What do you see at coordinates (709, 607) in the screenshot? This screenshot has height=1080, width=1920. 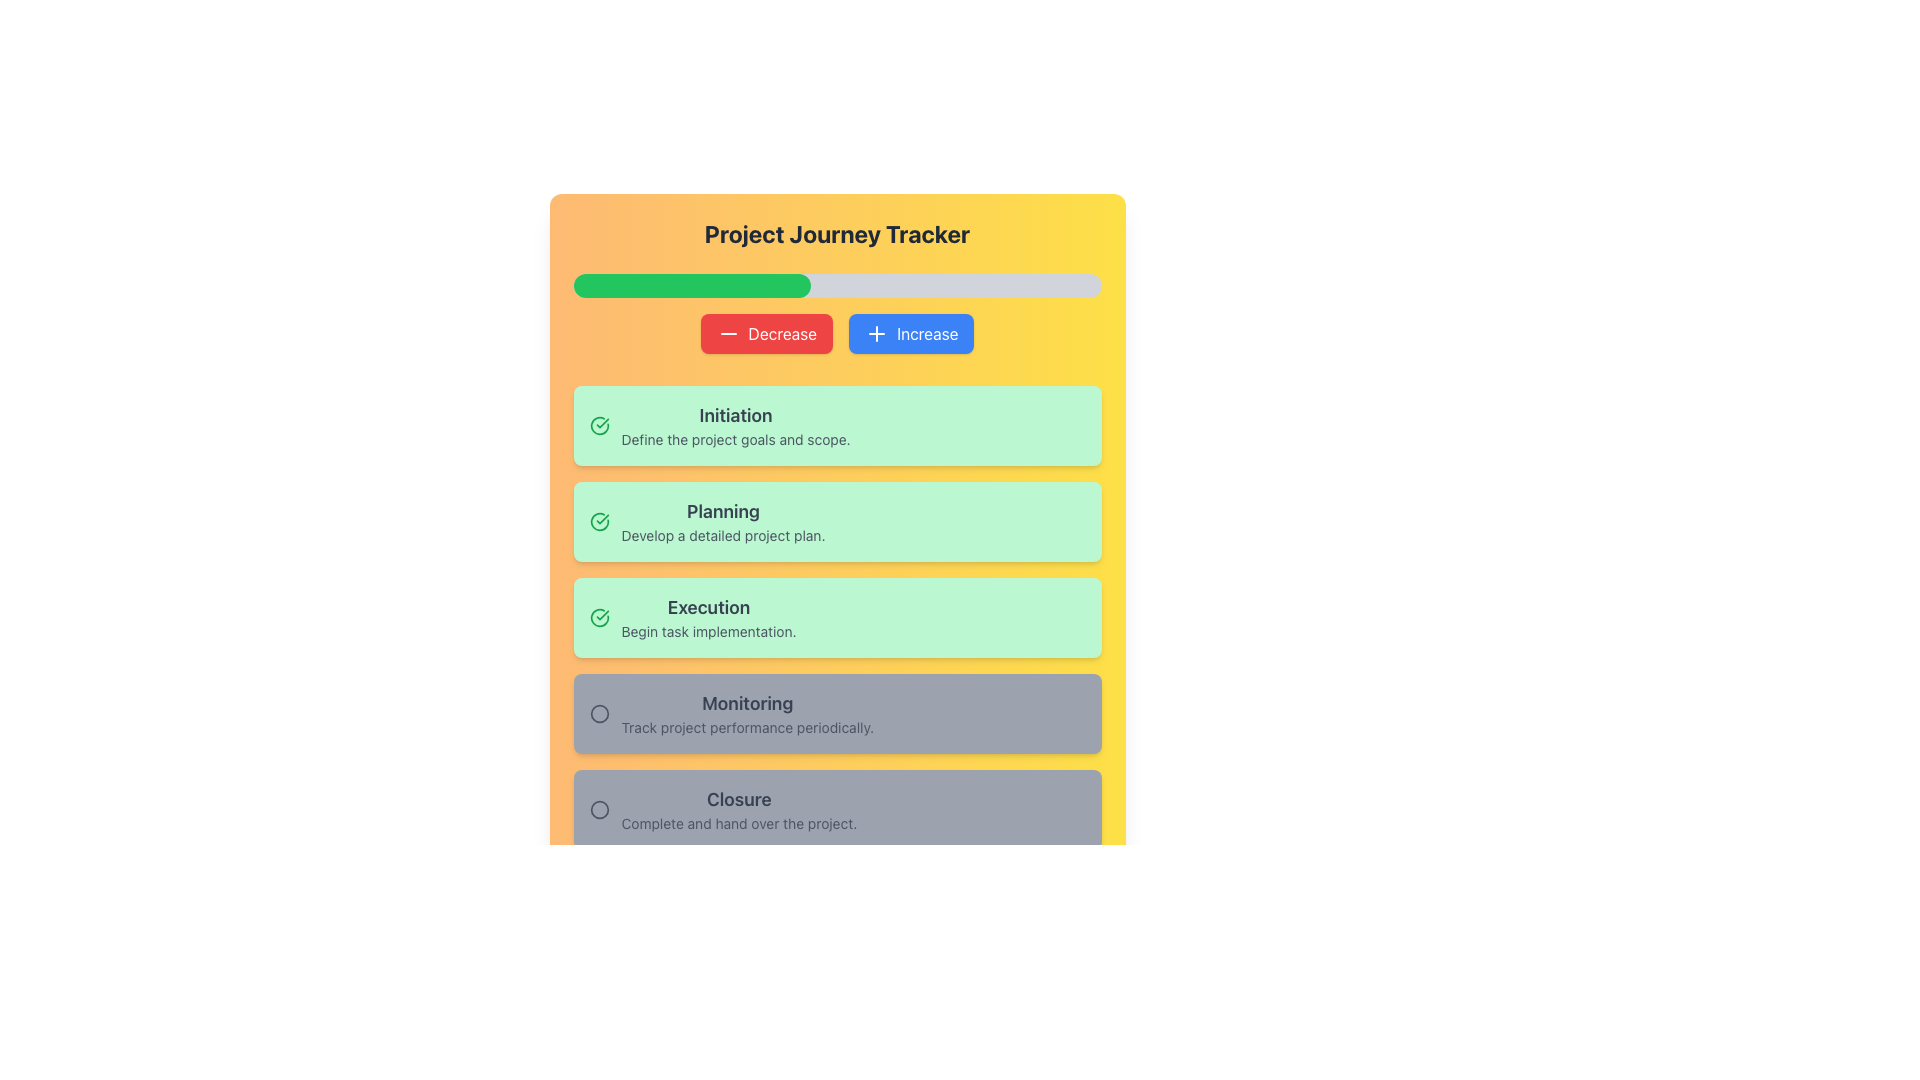 I see `the 'Execution' phase title text label located centrally in the third card of the 'Project Journey Tracker' list, which is positioned above the description text 'Begin task implementation.'` at bounding box center [709, 607].